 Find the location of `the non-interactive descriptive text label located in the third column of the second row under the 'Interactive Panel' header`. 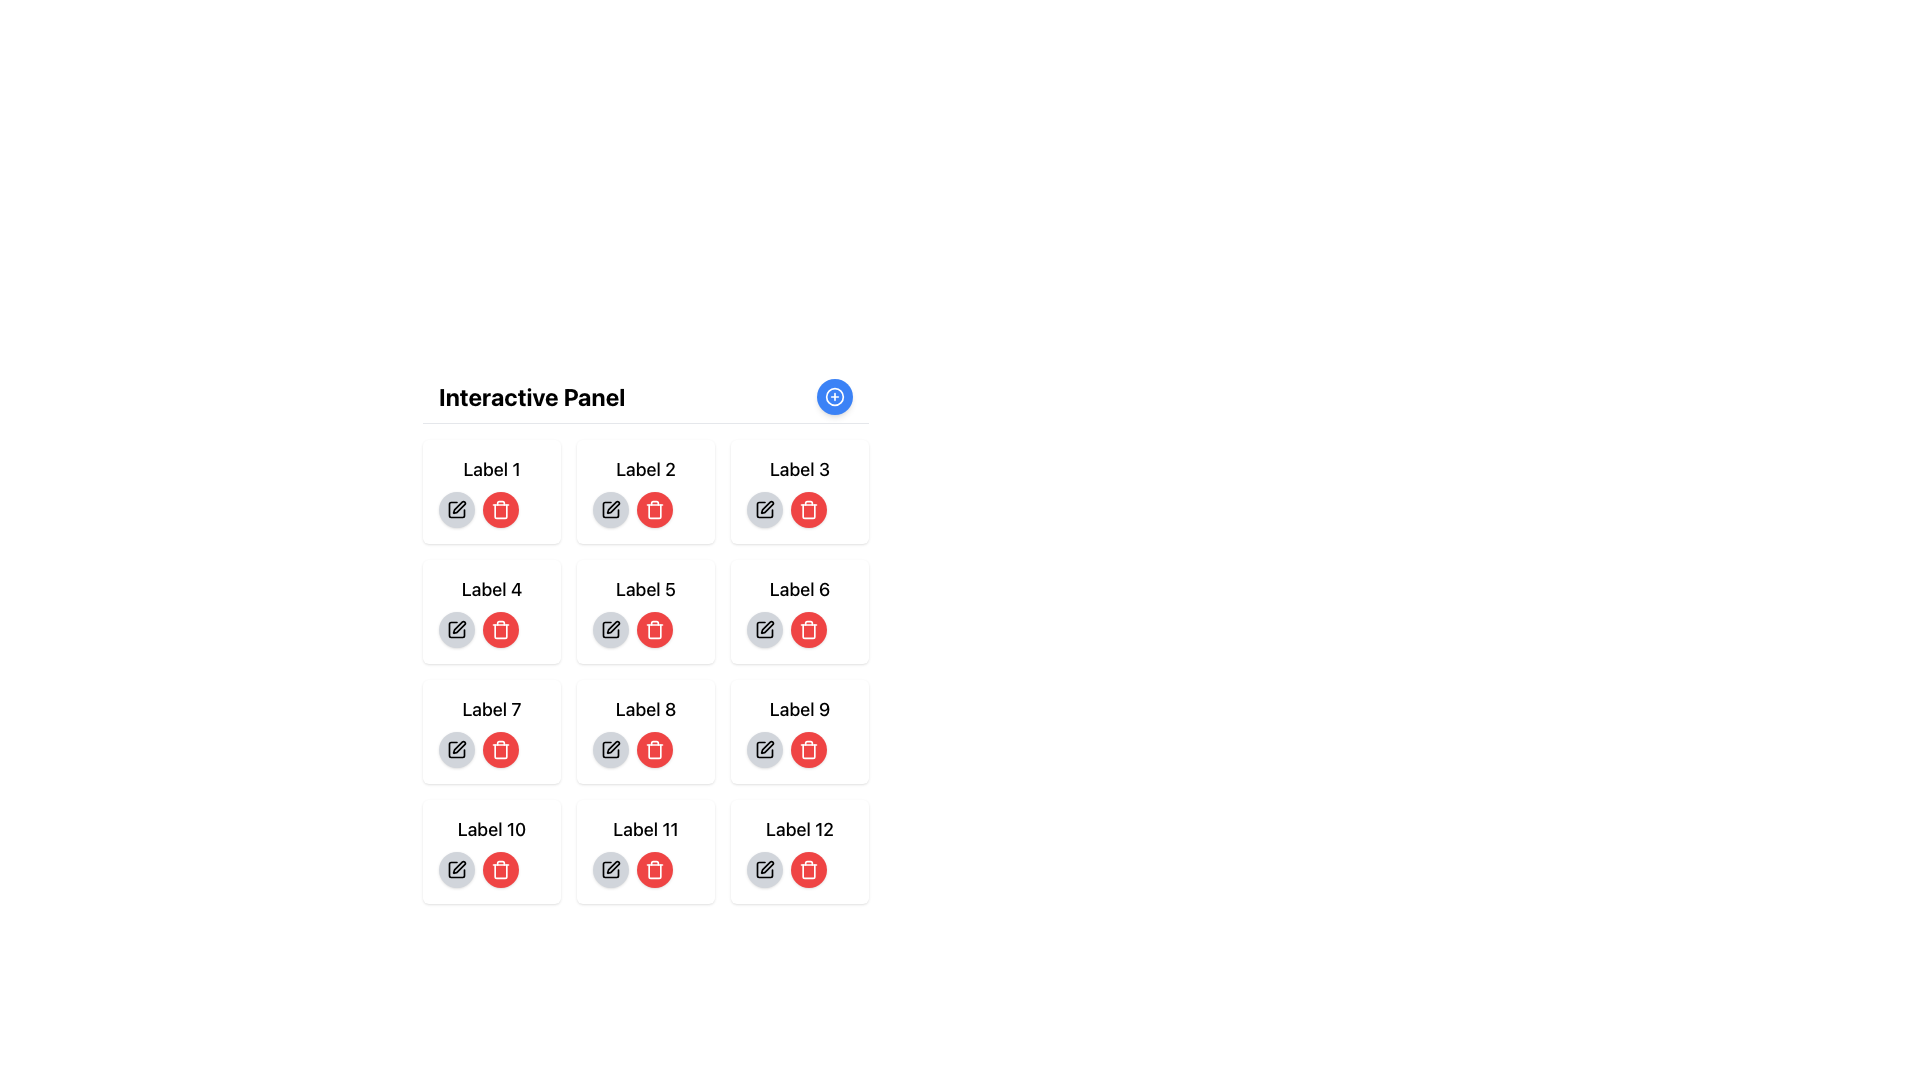

the non-interactive descriptive text label located in the third column of the second row under the 'Interactive Panel' header is located at coordinates (800, 589).